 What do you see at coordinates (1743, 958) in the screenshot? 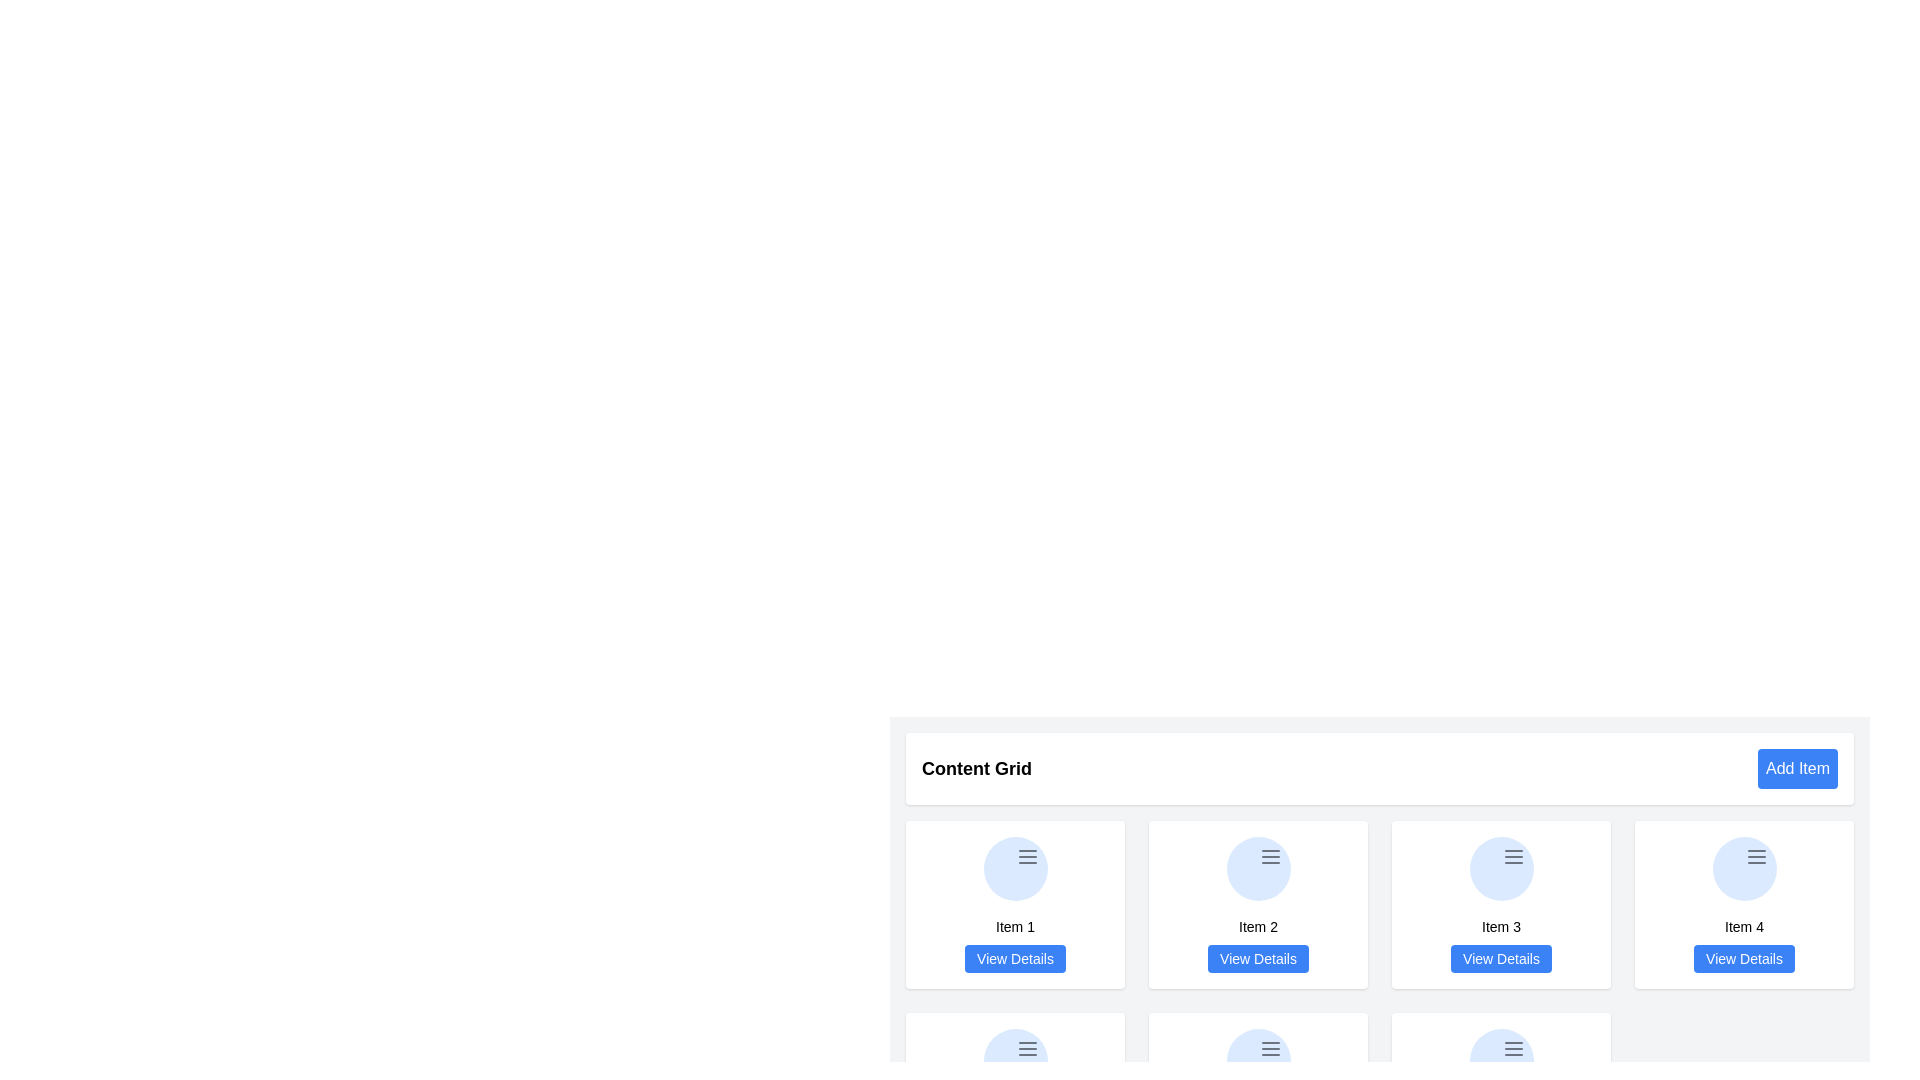
I see `the button located at the bottom of the 'Item 4' card in the grid layout` at bounding box center [1743, 958].